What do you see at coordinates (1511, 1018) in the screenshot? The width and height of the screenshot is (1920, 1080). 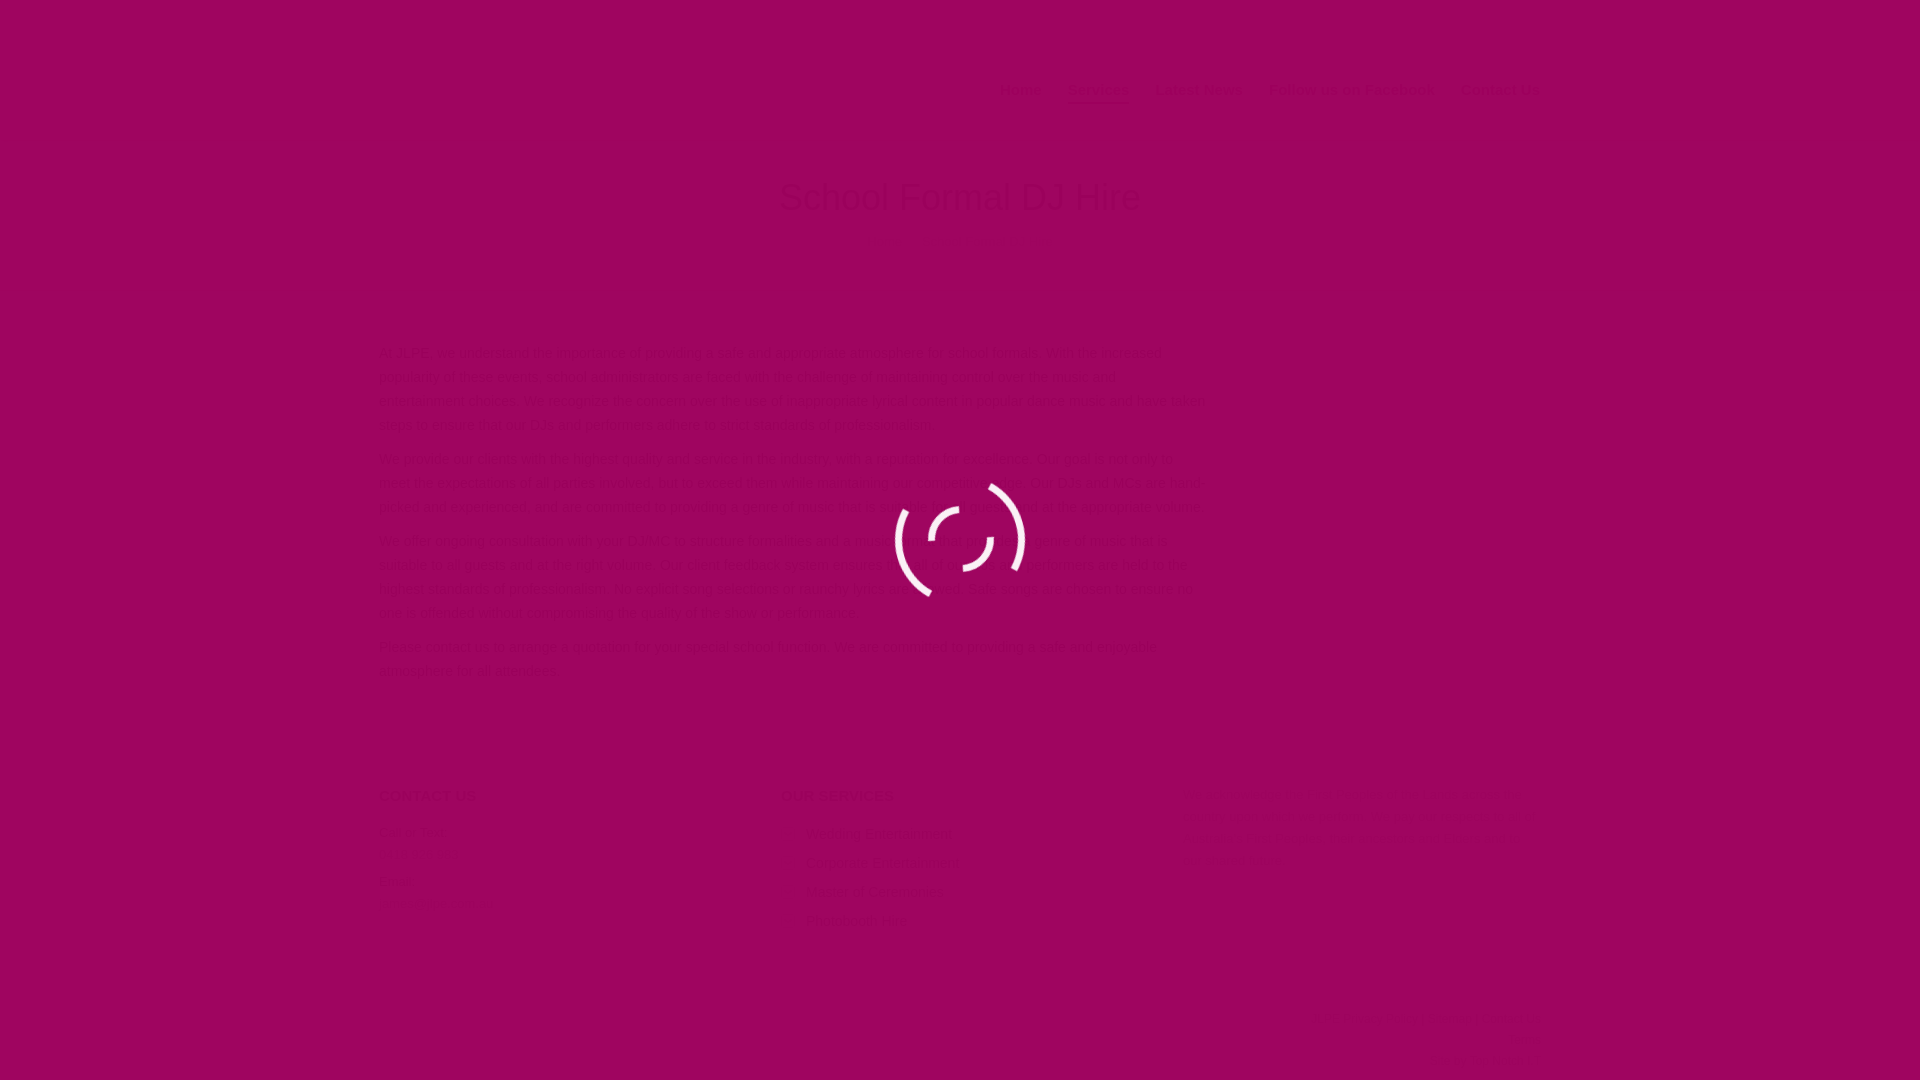 I see `'Contact Us'` at bounding box center [1511, 1018].